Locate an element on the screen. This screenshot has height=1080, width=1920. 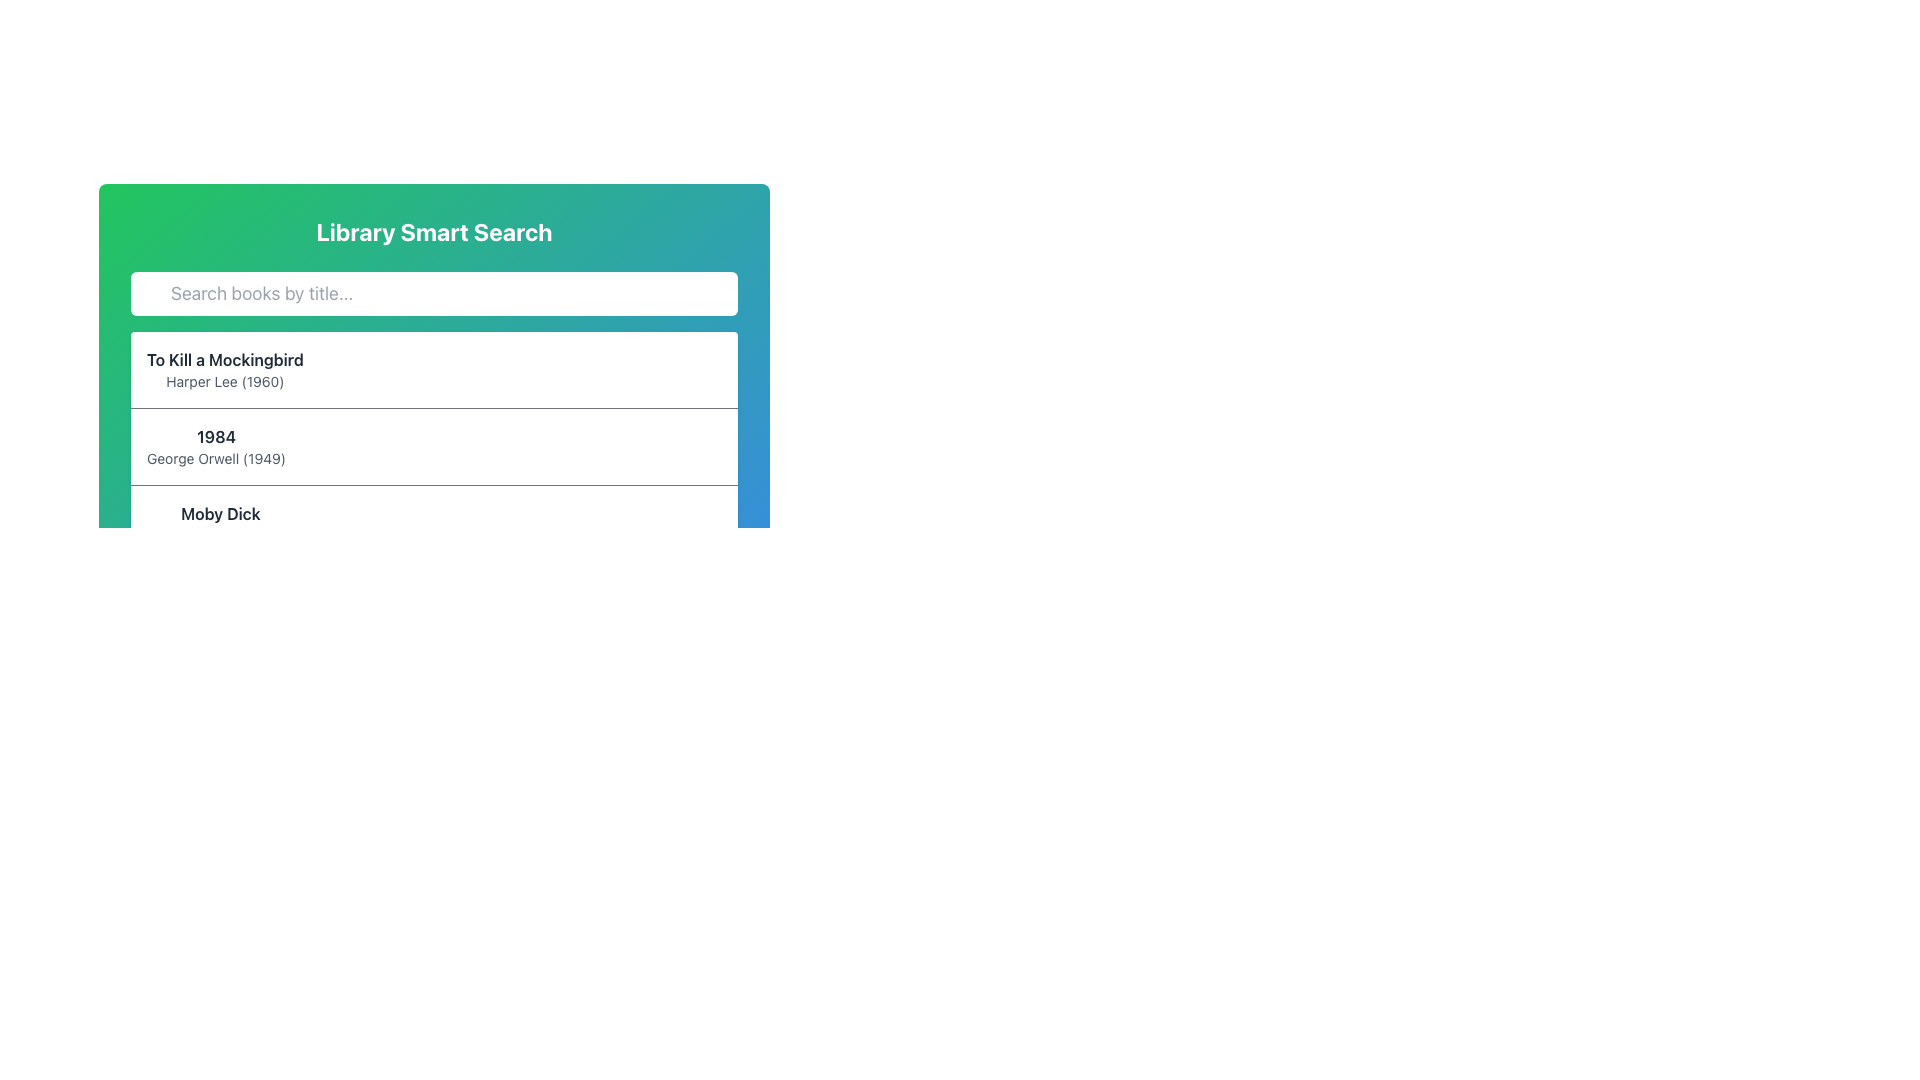
a book entry in the Library Smart Search list is located at coordinates (433, 523).